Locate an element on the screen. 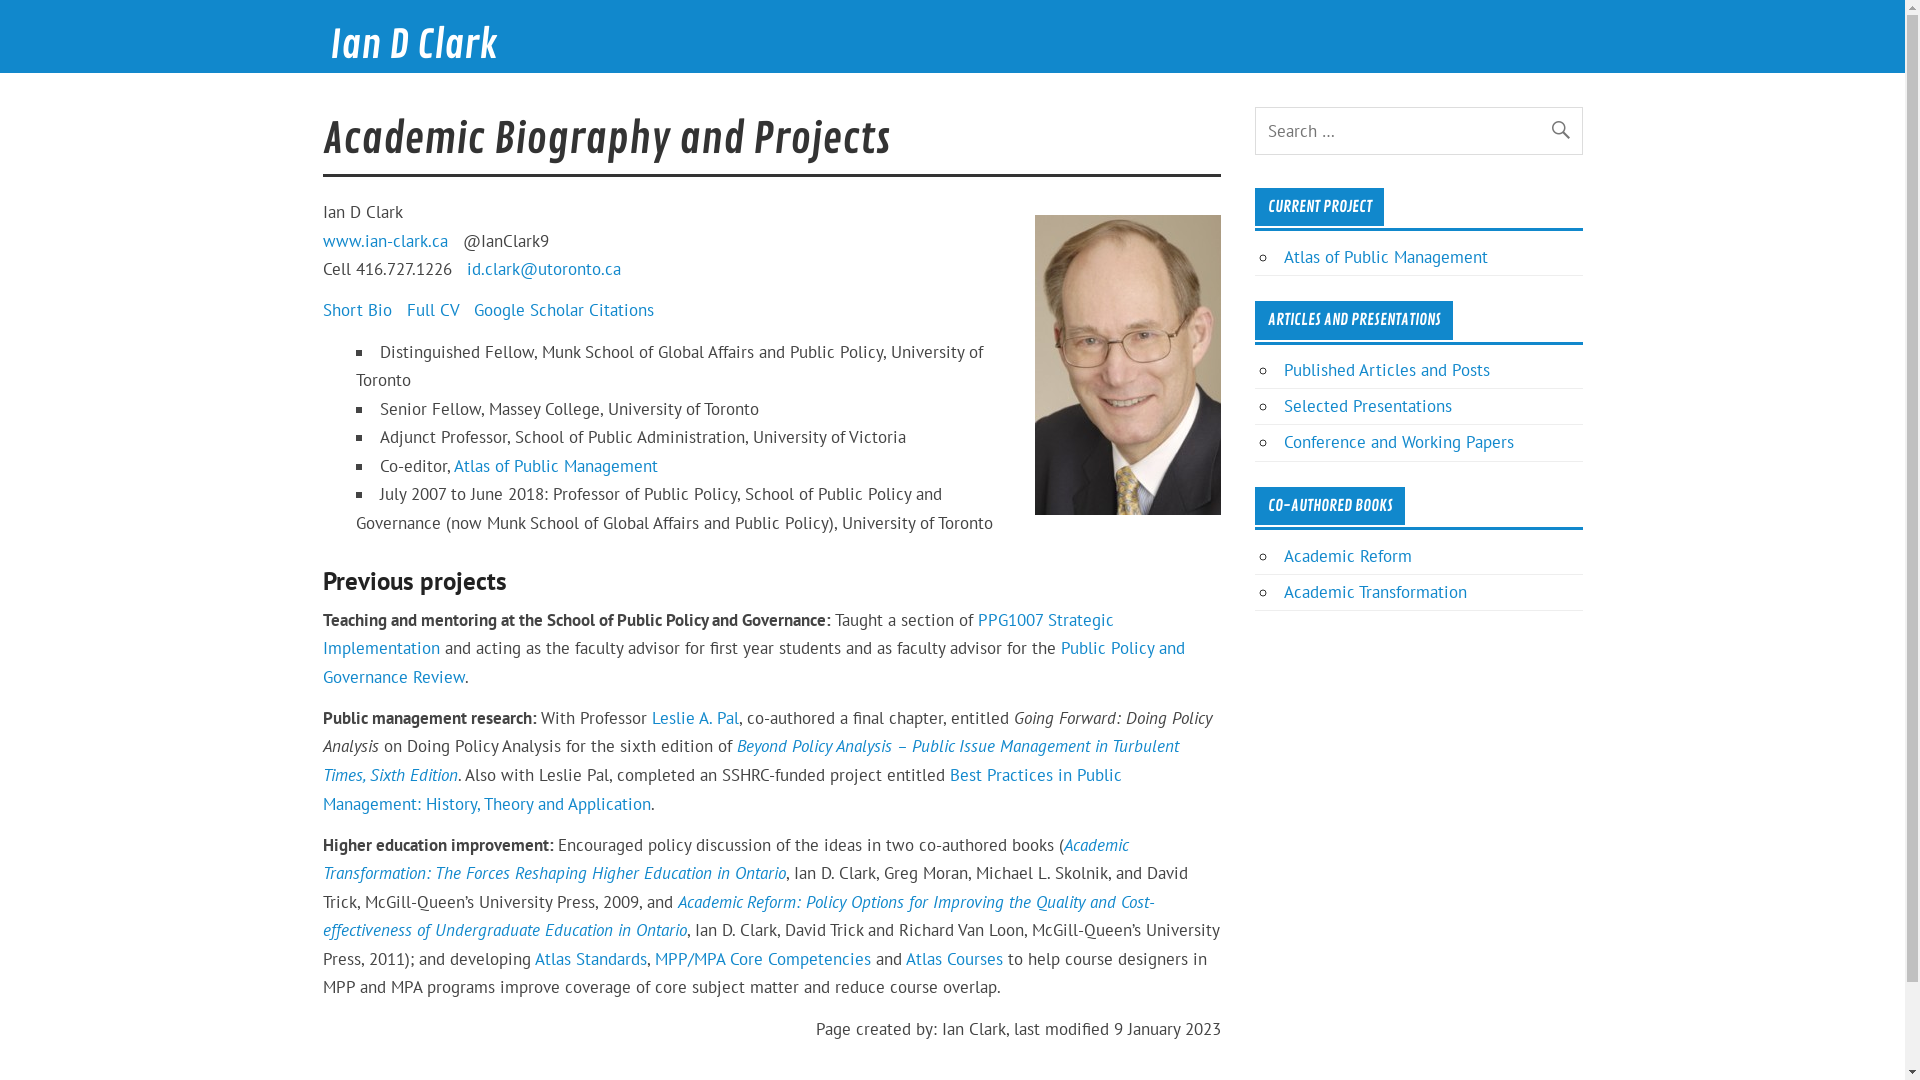  'id.clark@utoronto.ca' is located at coordinates (464, 268).